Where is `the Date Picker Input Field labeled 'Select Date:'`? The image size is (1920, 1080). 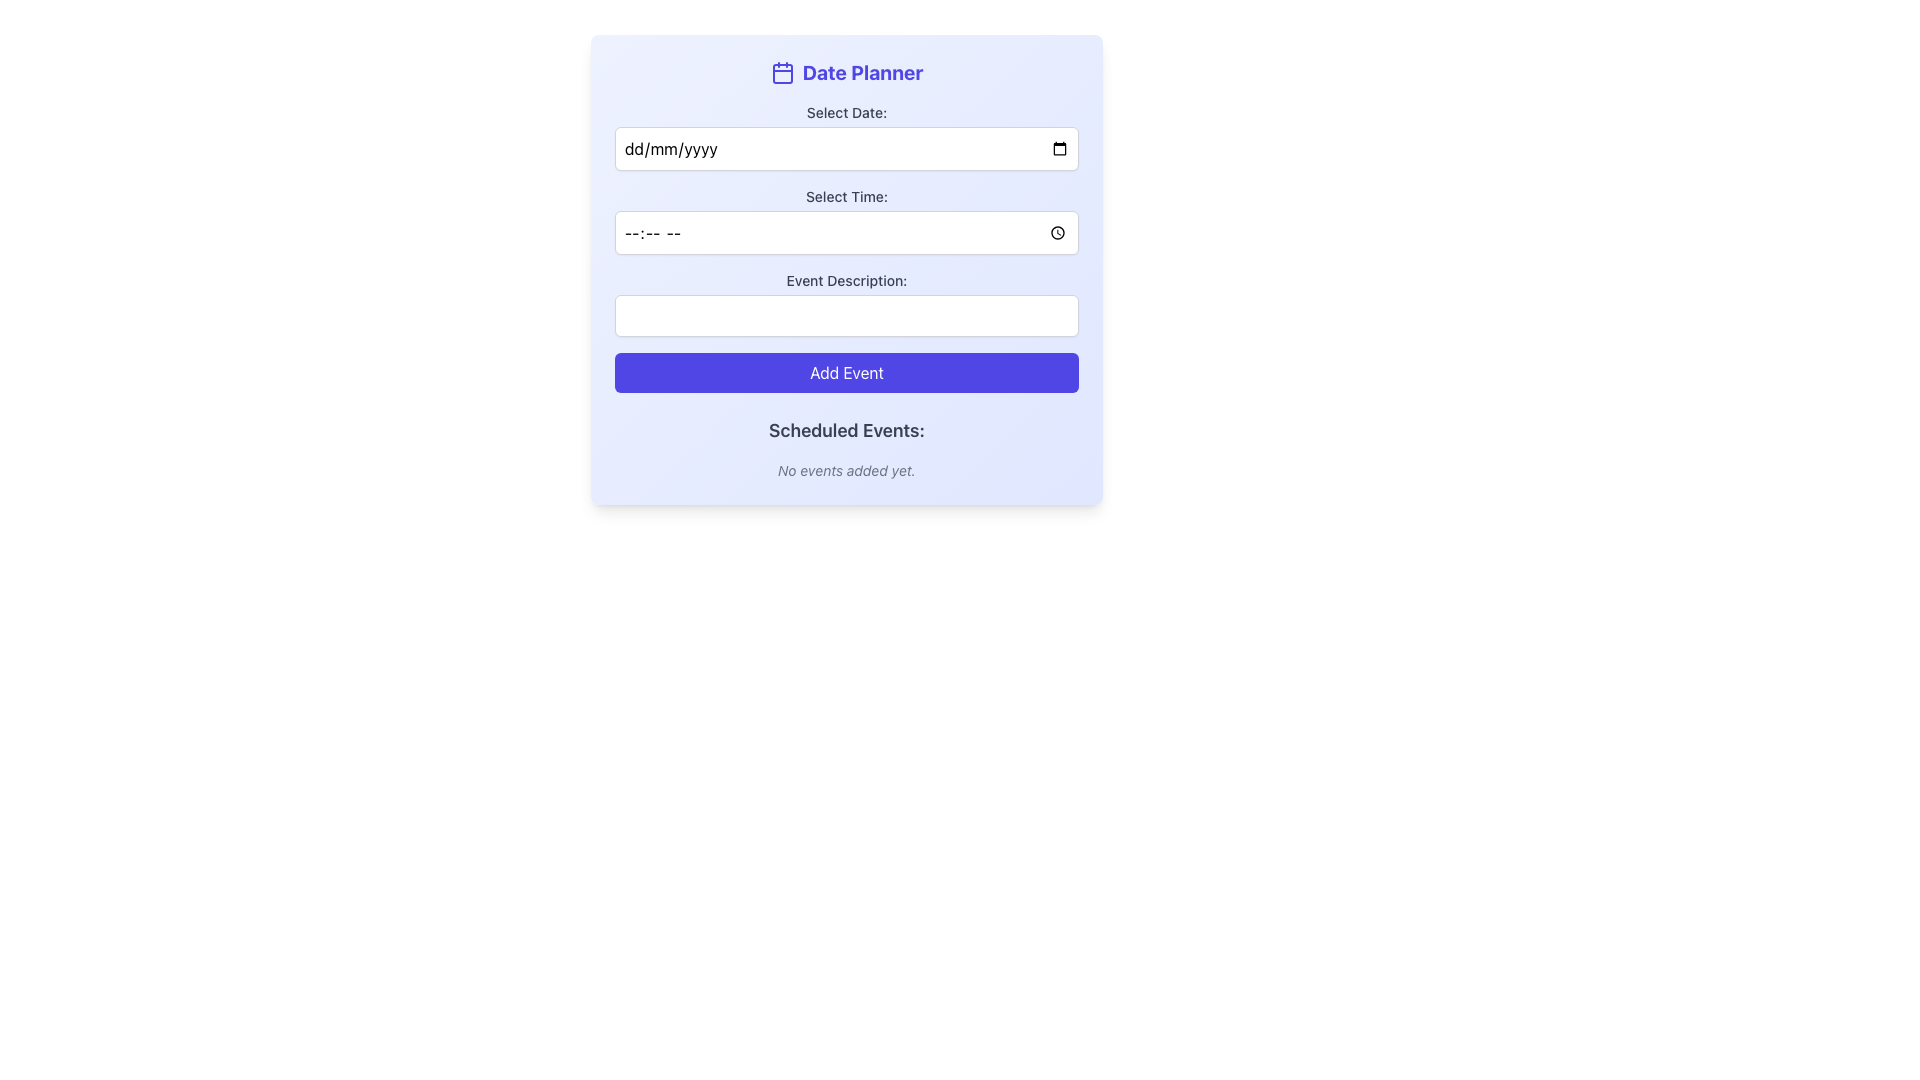
the Date Picker Input Field labeled 'Select Date:' is located at coordinates (846, 136).